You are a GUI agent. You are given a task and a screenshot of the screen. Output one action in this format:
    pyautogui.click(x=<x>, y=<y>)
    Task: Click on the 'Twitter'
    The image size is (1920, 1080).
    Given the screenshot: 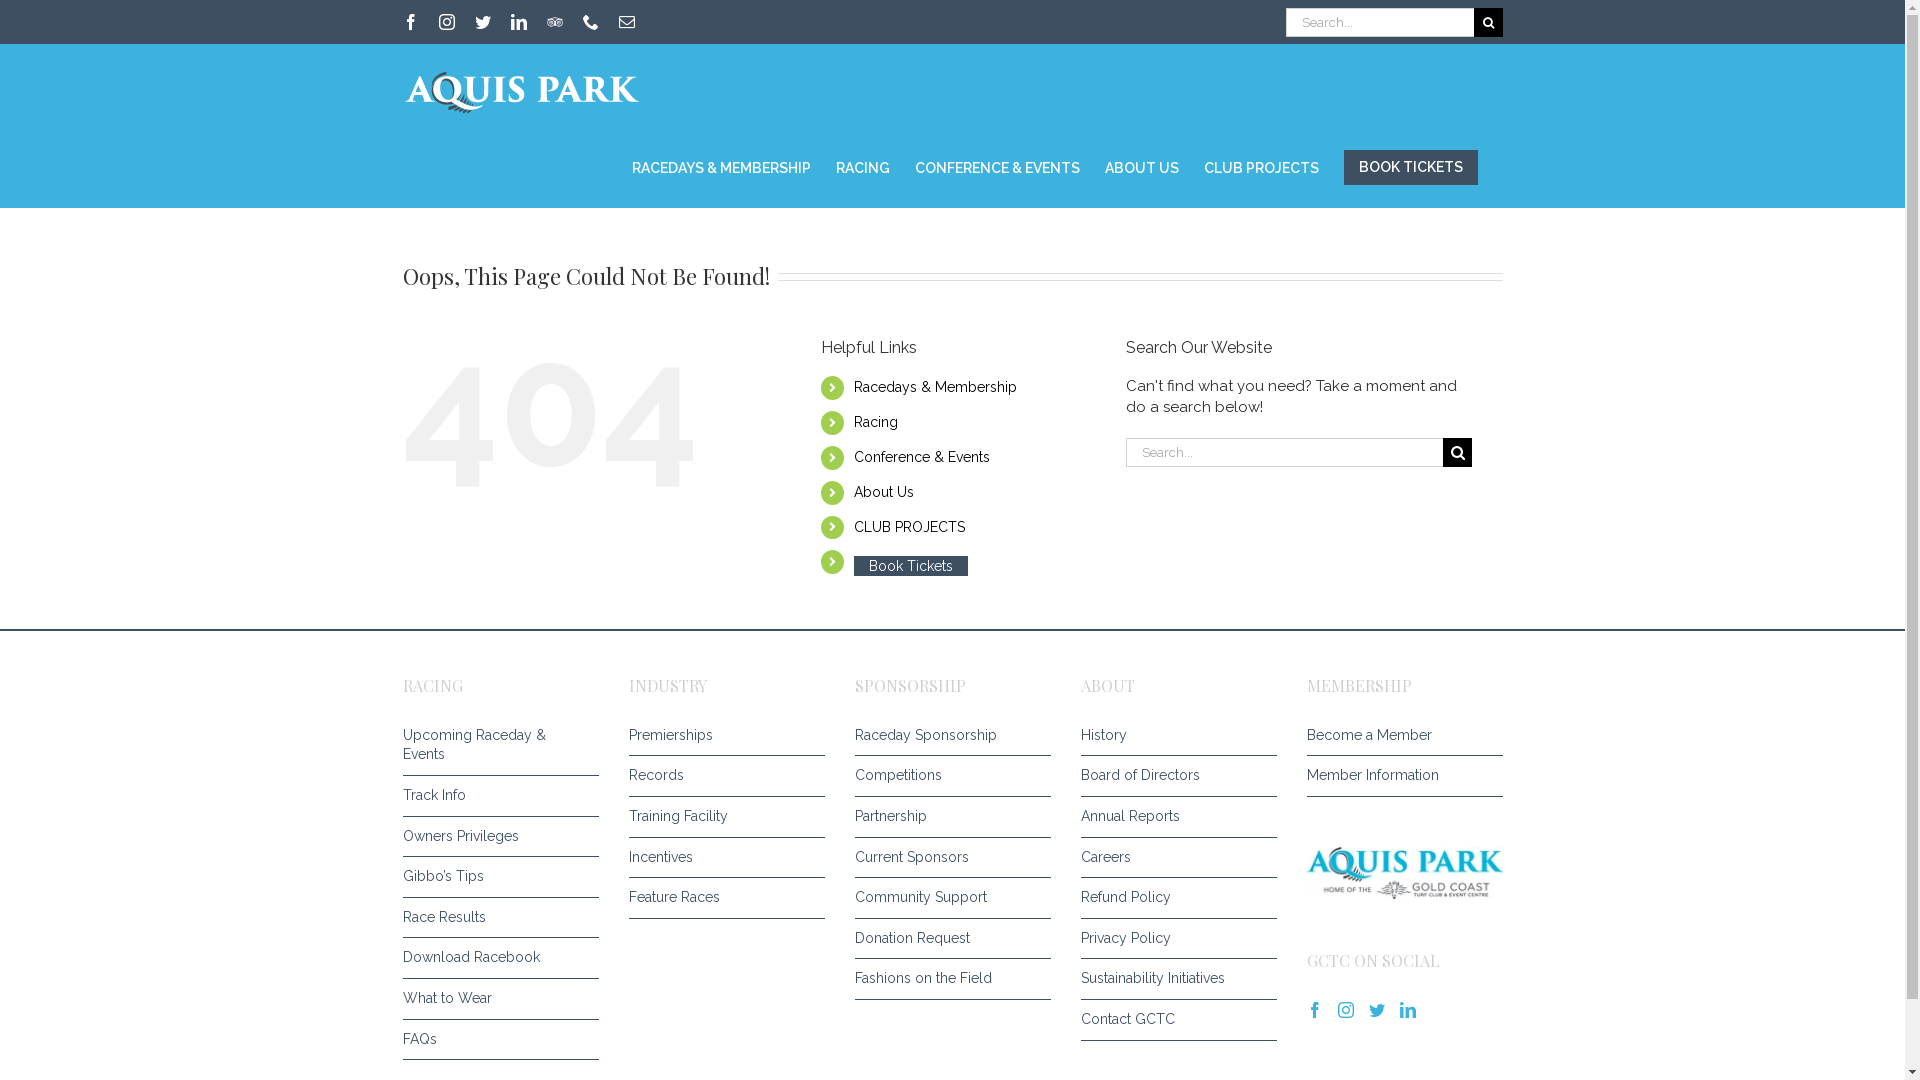 What is the action you would take?
    pyautogui.click(x=481, y=22)
    